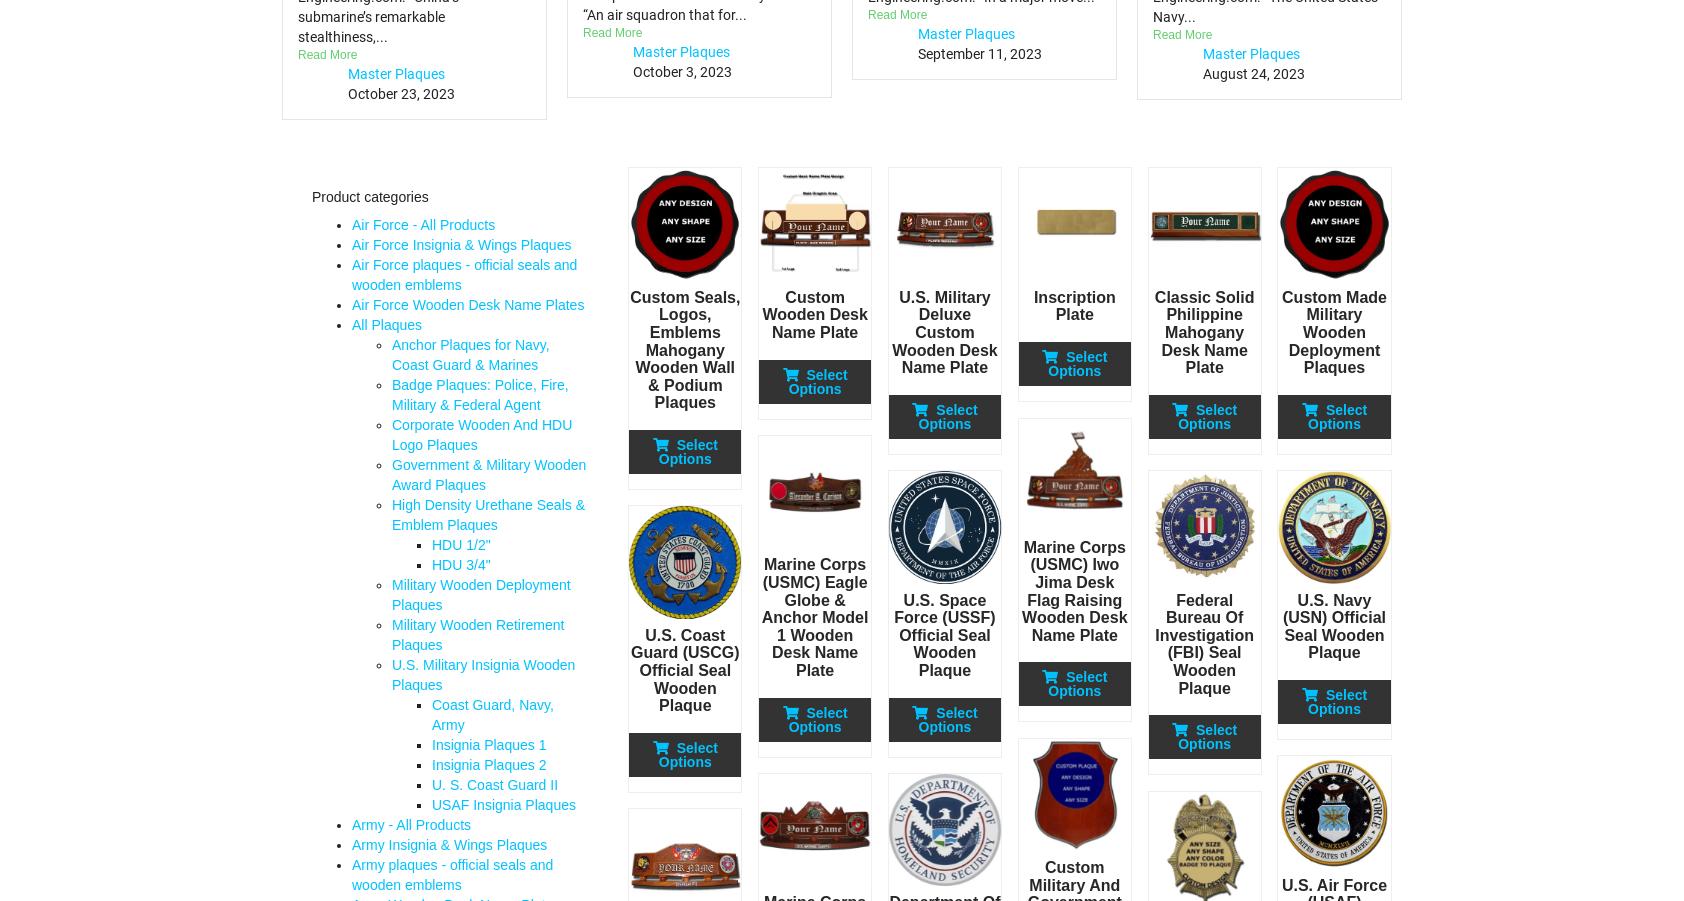 The width and height of the screenshot is (1684, 901). What do you see at coordinates (488, 764) in the screenshot?
I see `'Insignia Plaques 2'` at bounding box center [488, 764].